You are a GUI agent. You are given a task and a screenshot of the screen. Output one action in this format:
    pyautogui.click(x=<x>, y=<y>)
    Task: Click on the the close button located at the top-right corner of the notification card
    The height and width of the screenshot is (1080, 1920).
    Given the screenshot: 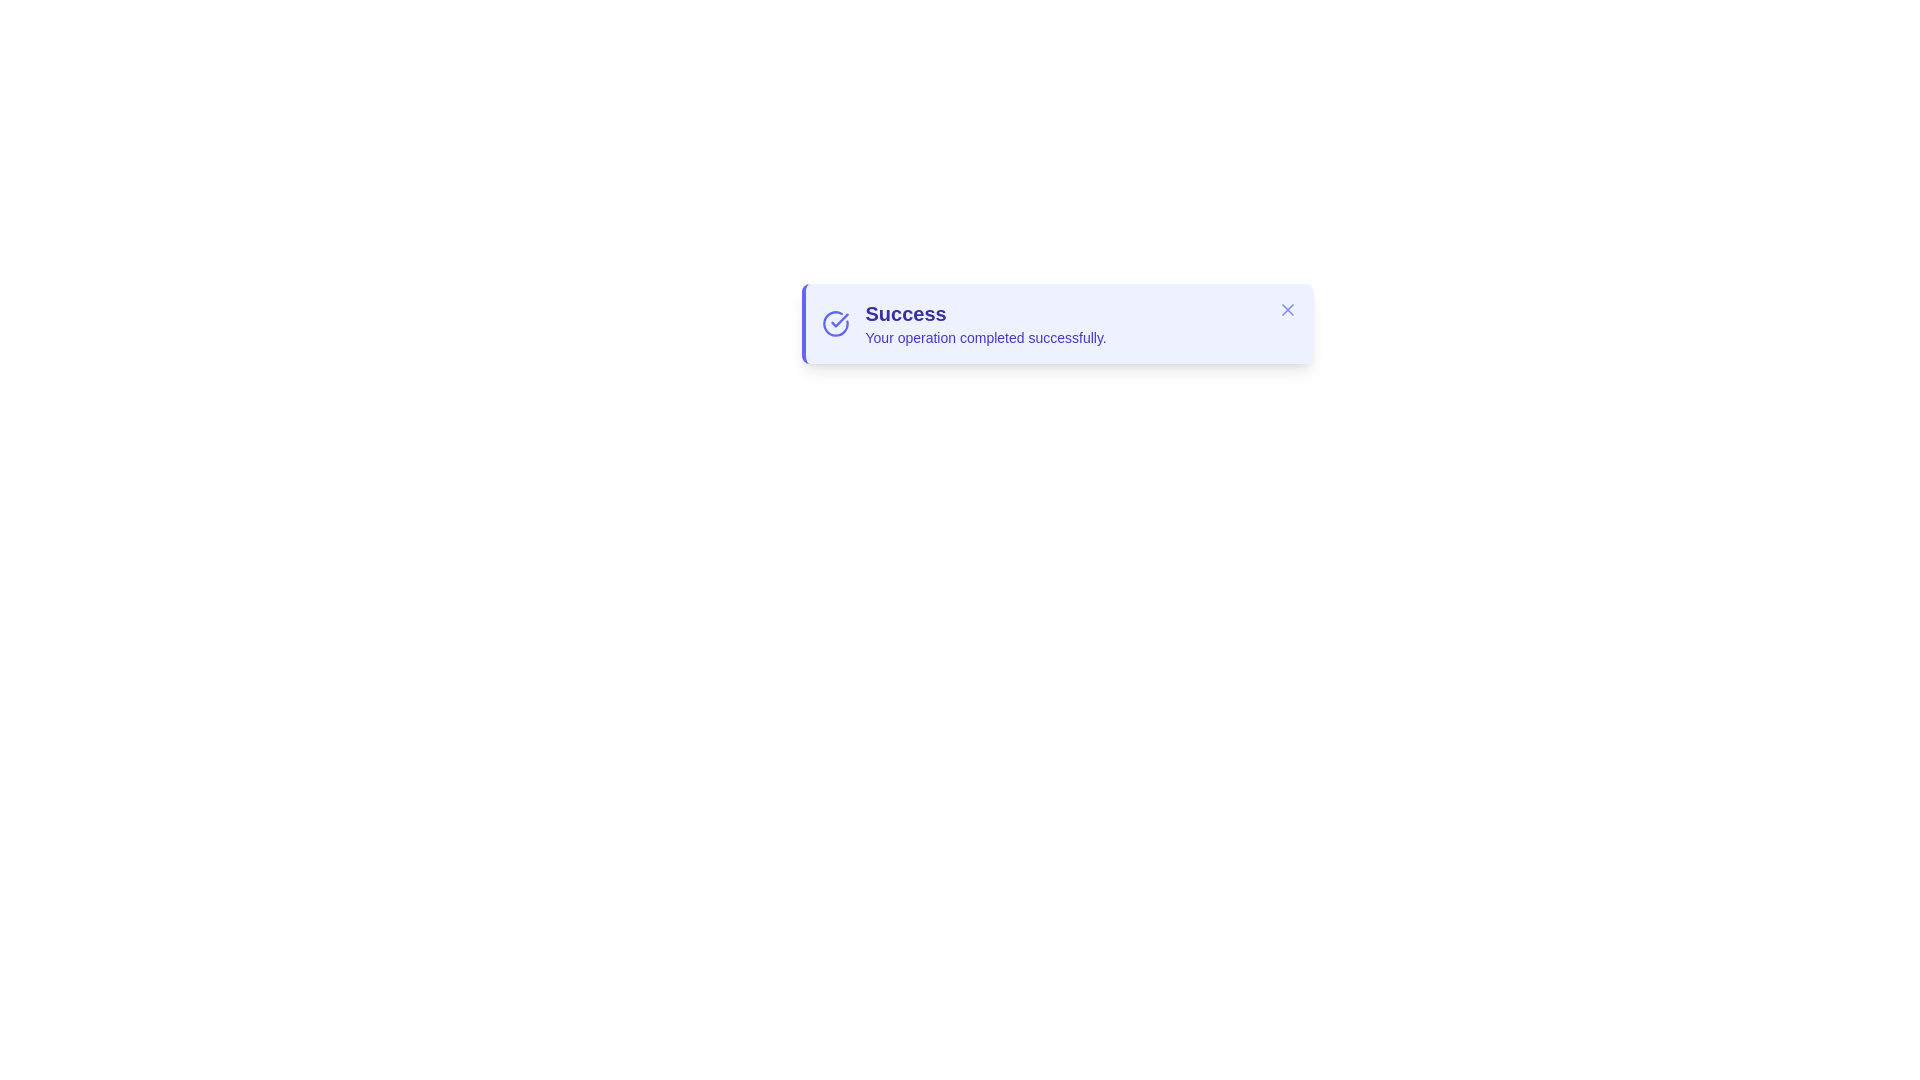 What is the action you would take?
    pyautogui.click(x=1287, y=309)
    